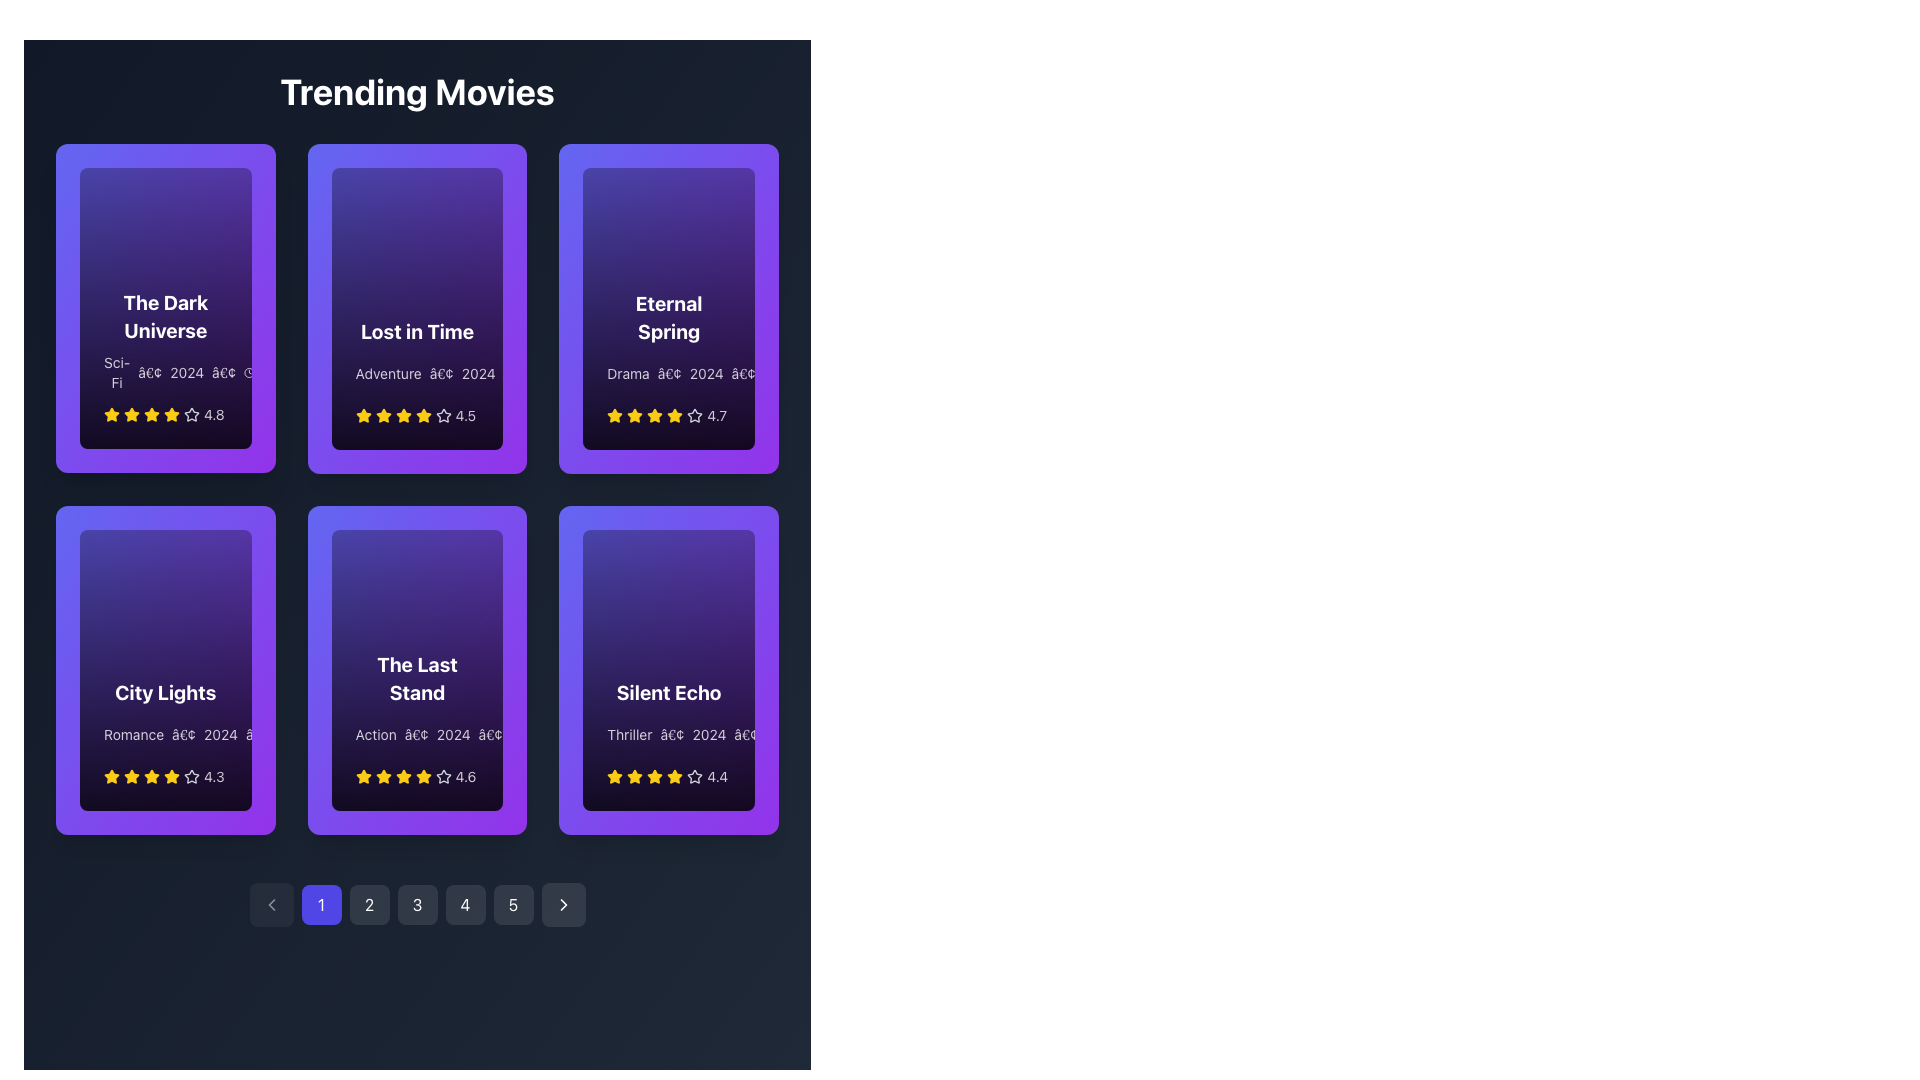  What do you see at coordinates (110, 774) in the screenshot?
I see `the first star icon in the 5-star rating system for the movie 'City Lights', which is located below the title and next to the rating label '4.3'` at bounding box center [110, 774].